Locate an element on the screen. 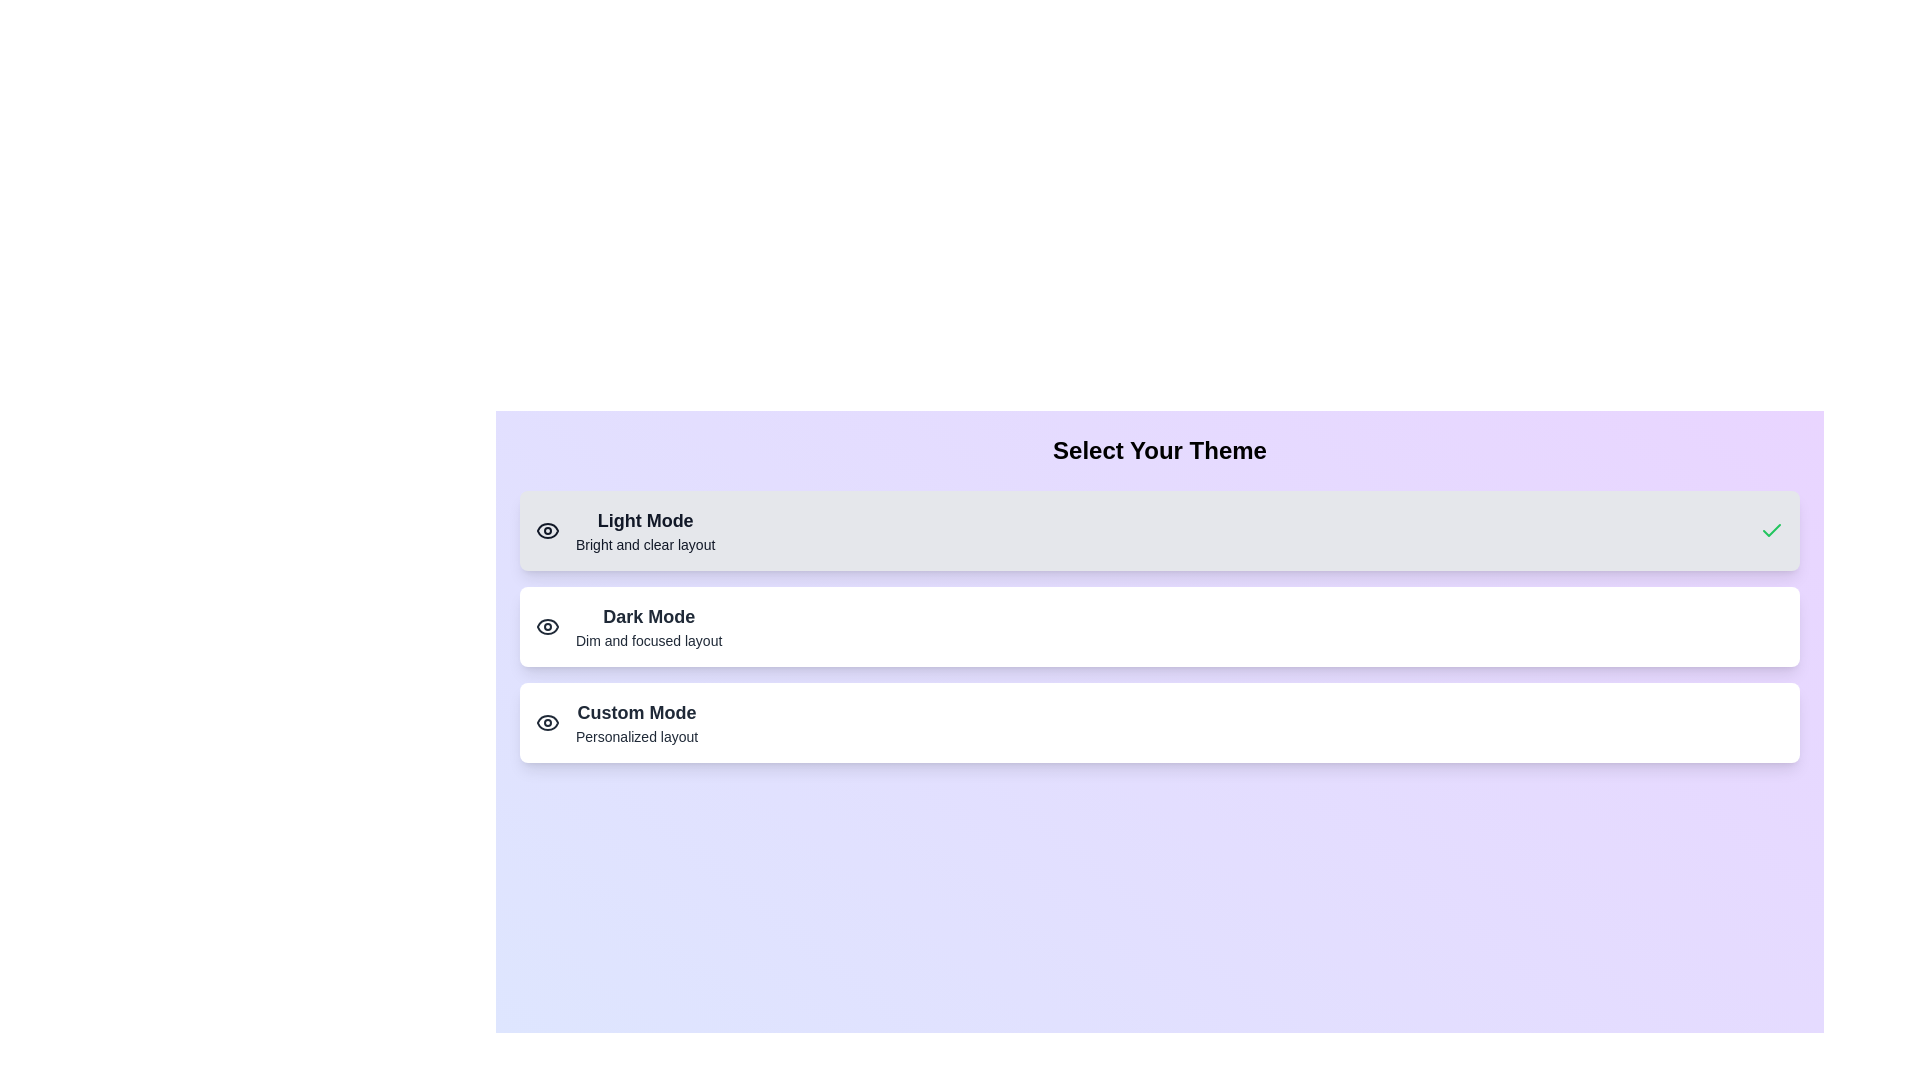 The width and height of the screenshot is (1920, 1080). the theme button for Dark Mode is located at coordinates (1160, 626).